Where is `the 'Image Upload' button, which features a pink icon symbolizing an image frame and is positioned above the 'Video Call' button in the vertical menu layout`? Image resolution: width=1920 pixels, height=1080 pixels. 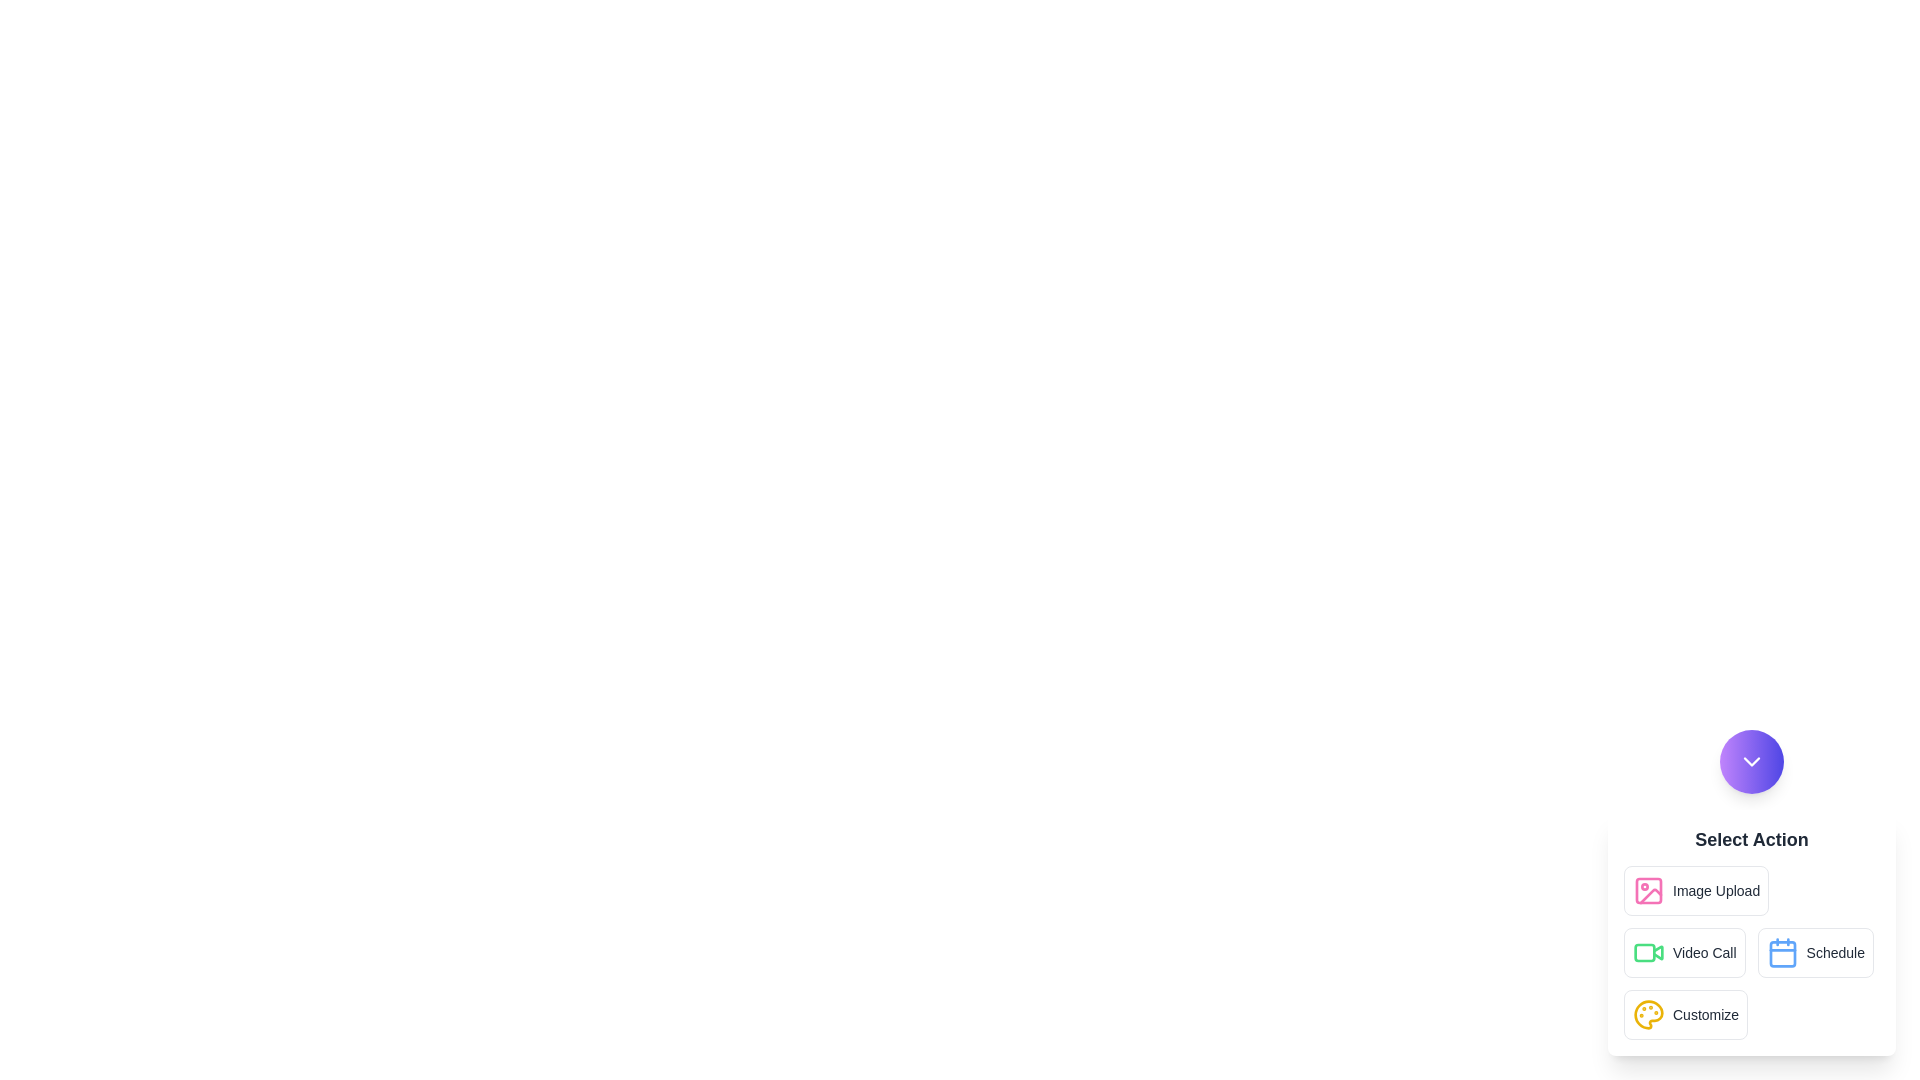
the 'Image Upload' button, which features a pink icon symbolizing an image frame and is positioned above the 'Video Call' button in the vertical menu layout is located at coordinates (1695, 890).